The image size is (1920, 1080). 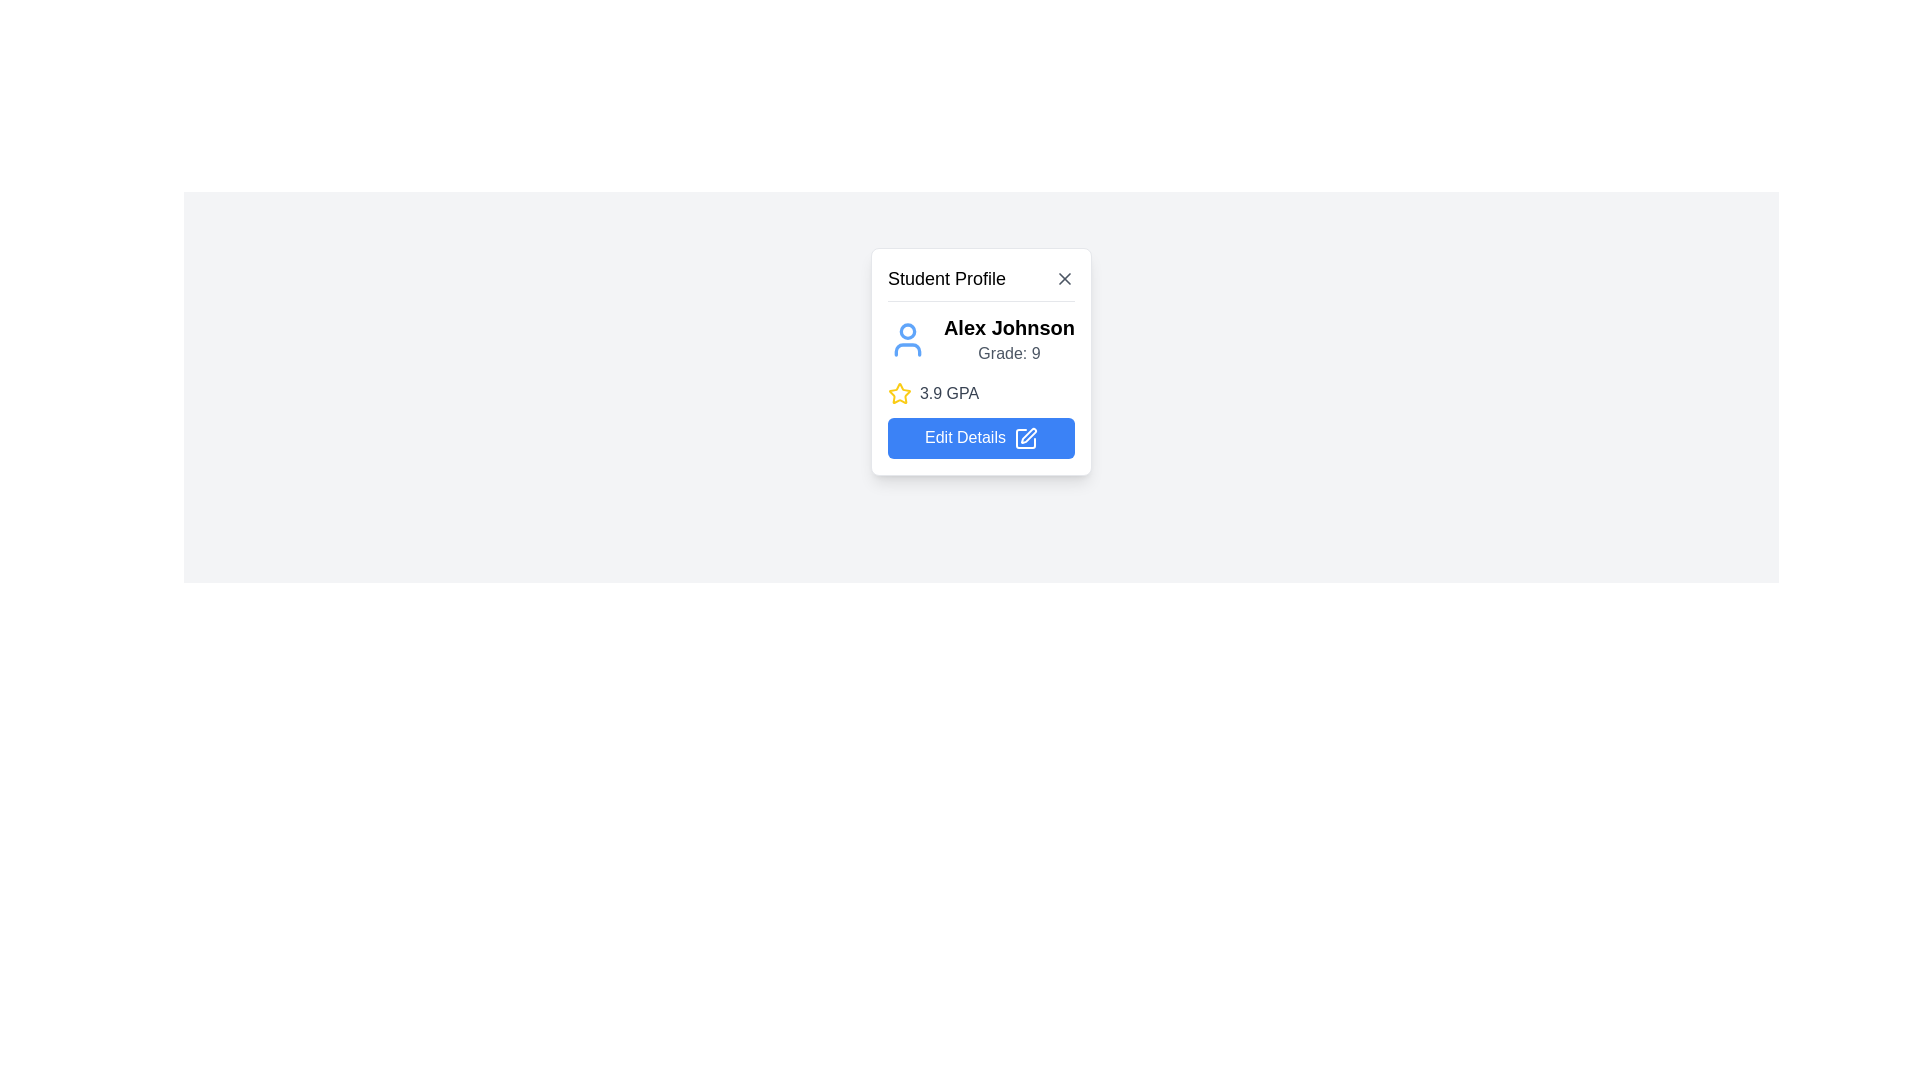 What do you see at coordinates (1009, 353) in the screenshot?
I see `the static text element displaying 'Grade: 9', which is gray-colored and positioned below 'Alex Johnson'` at bounding box center [1009, 353].